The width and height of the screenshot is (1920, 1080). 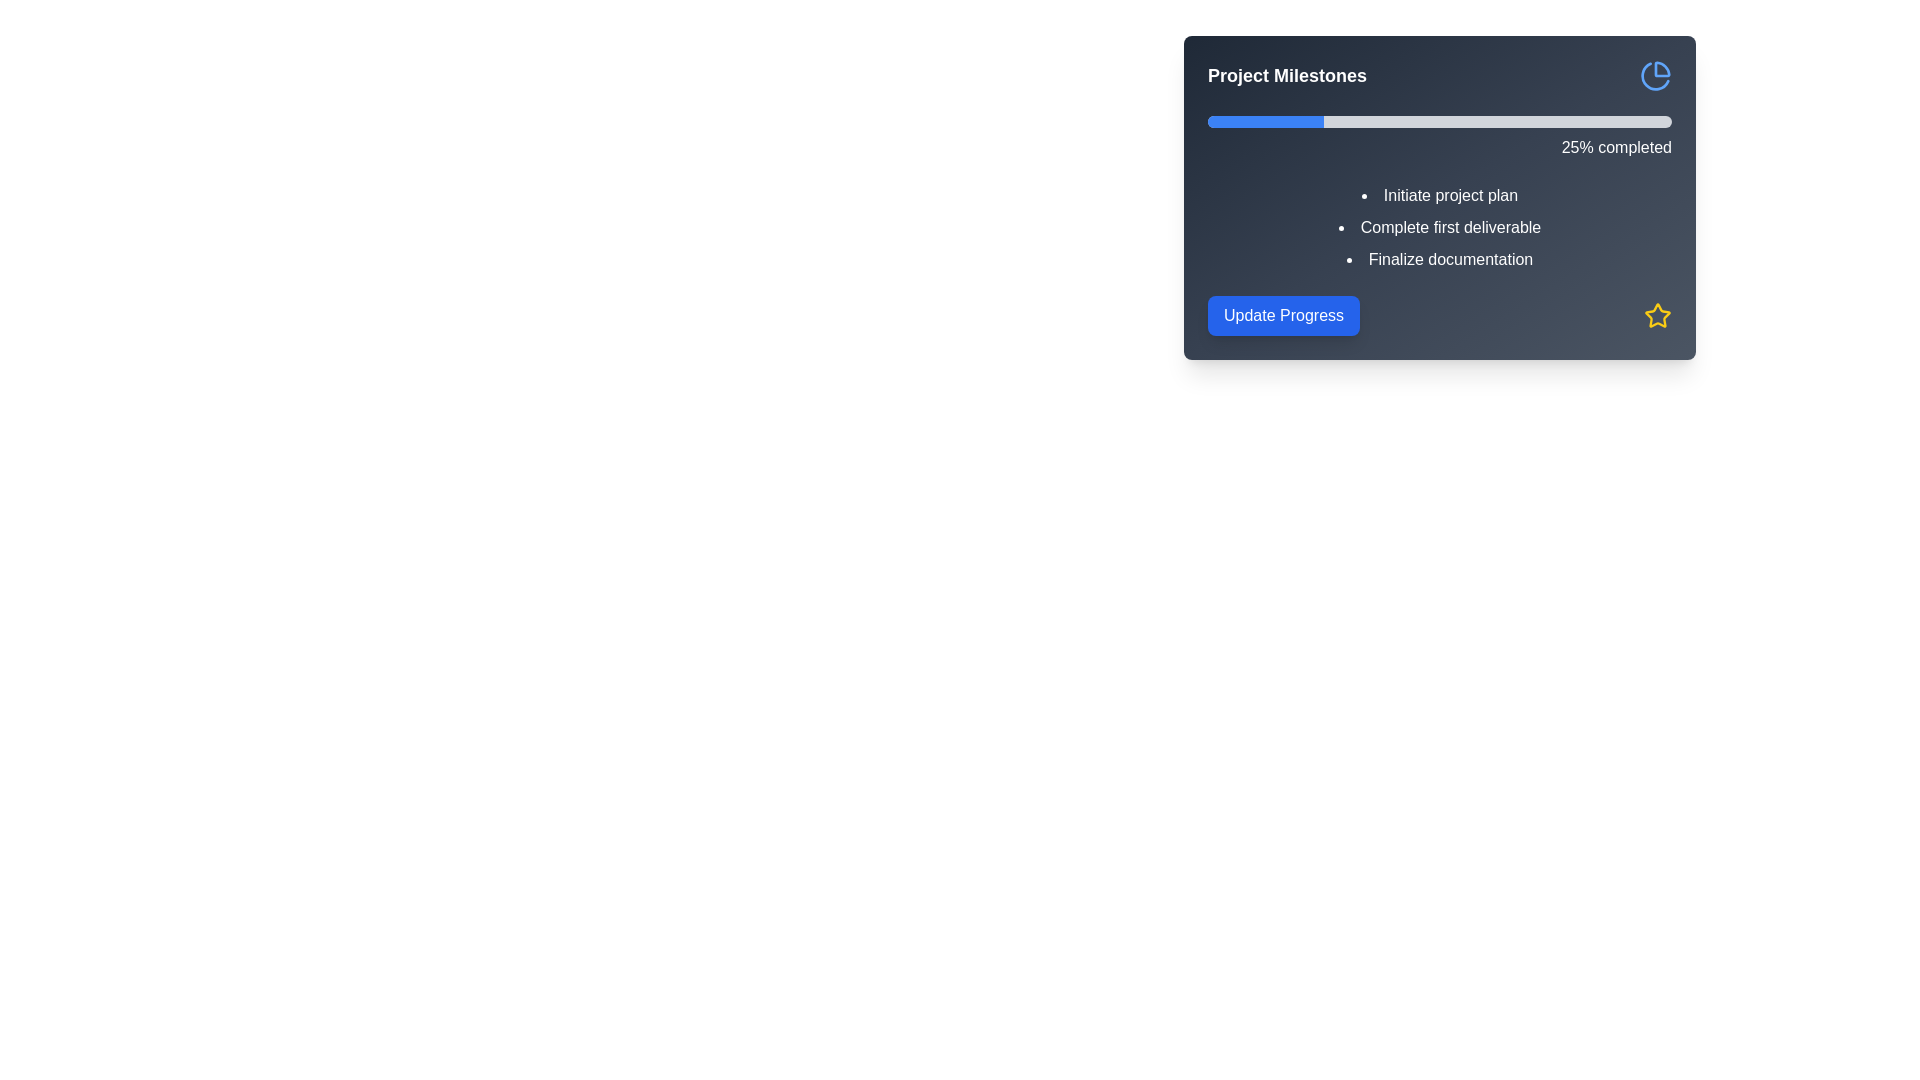 What do you see at coordinates (1305, 122) in the screenshot?
I see `progress` at bounding box center [1305, 122].